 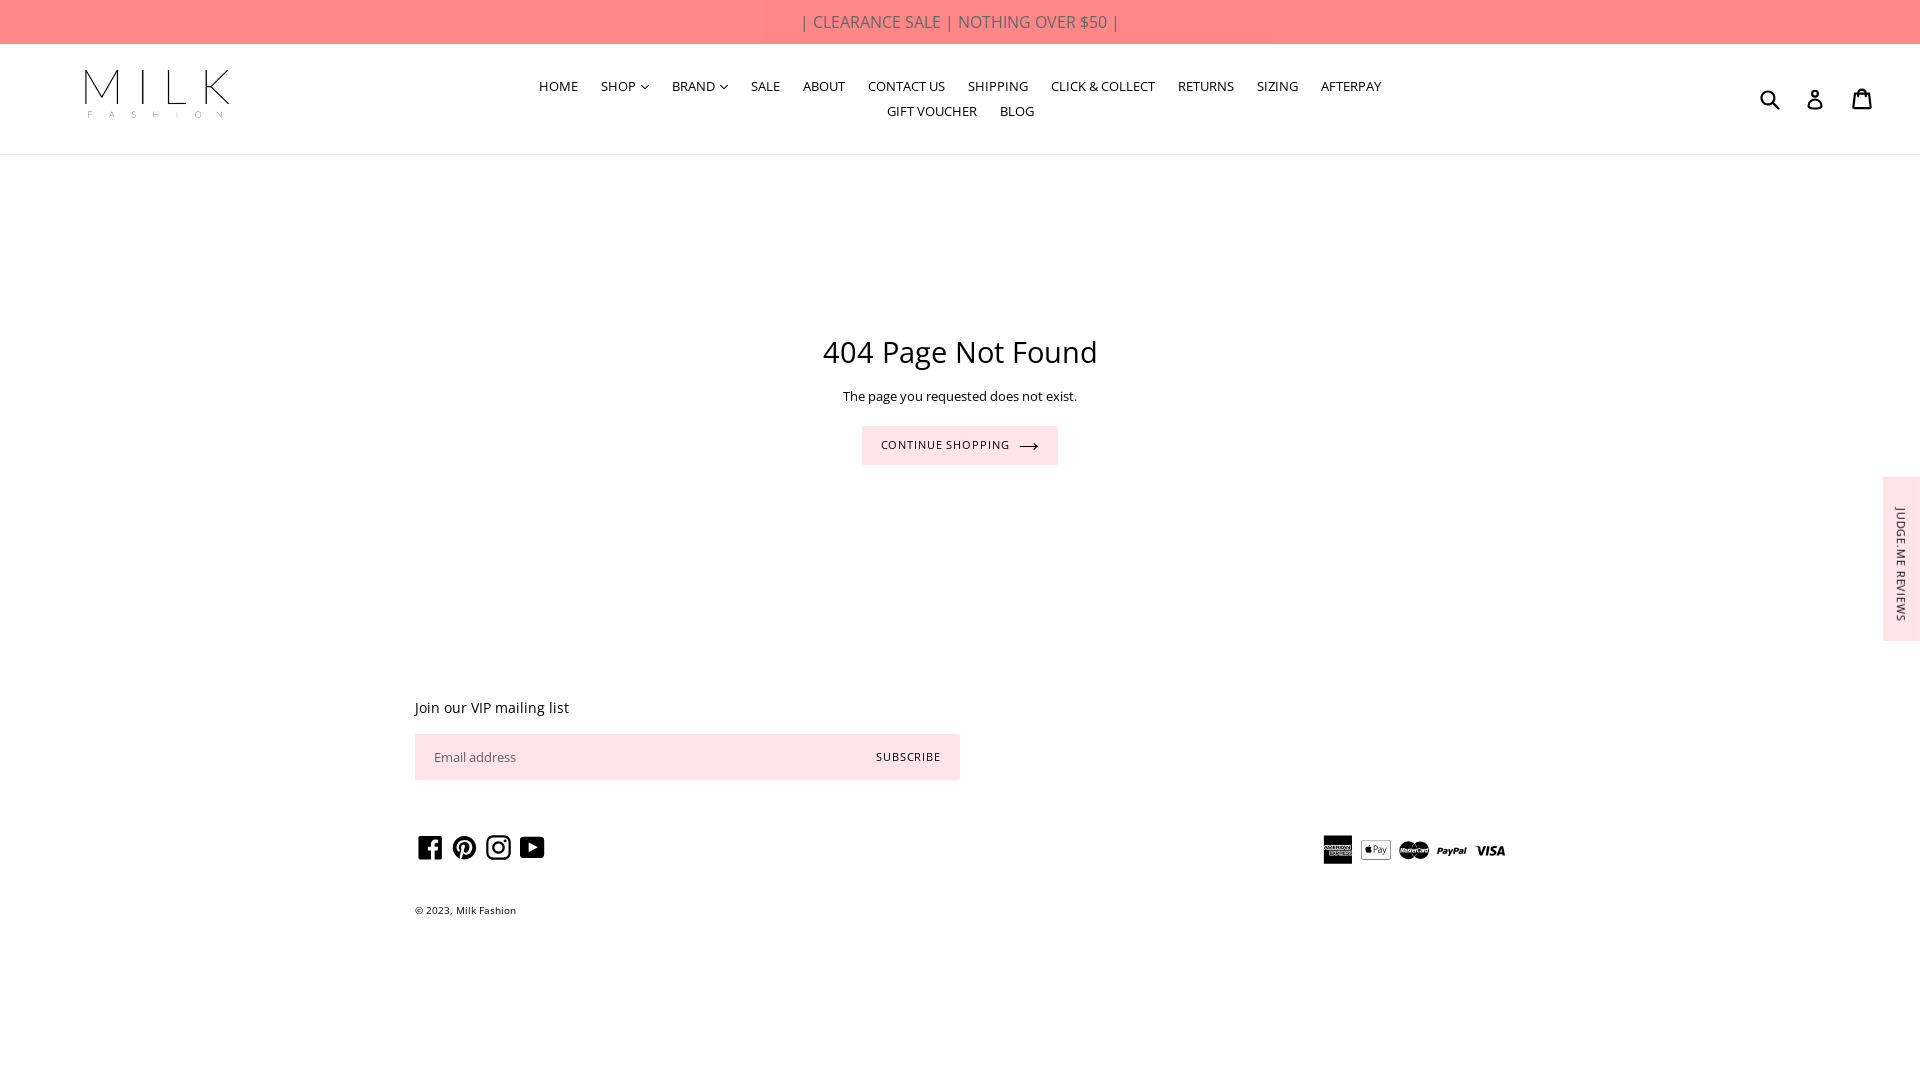 I want to click on 'AFTERPAY', so click(x=1350, y=86).